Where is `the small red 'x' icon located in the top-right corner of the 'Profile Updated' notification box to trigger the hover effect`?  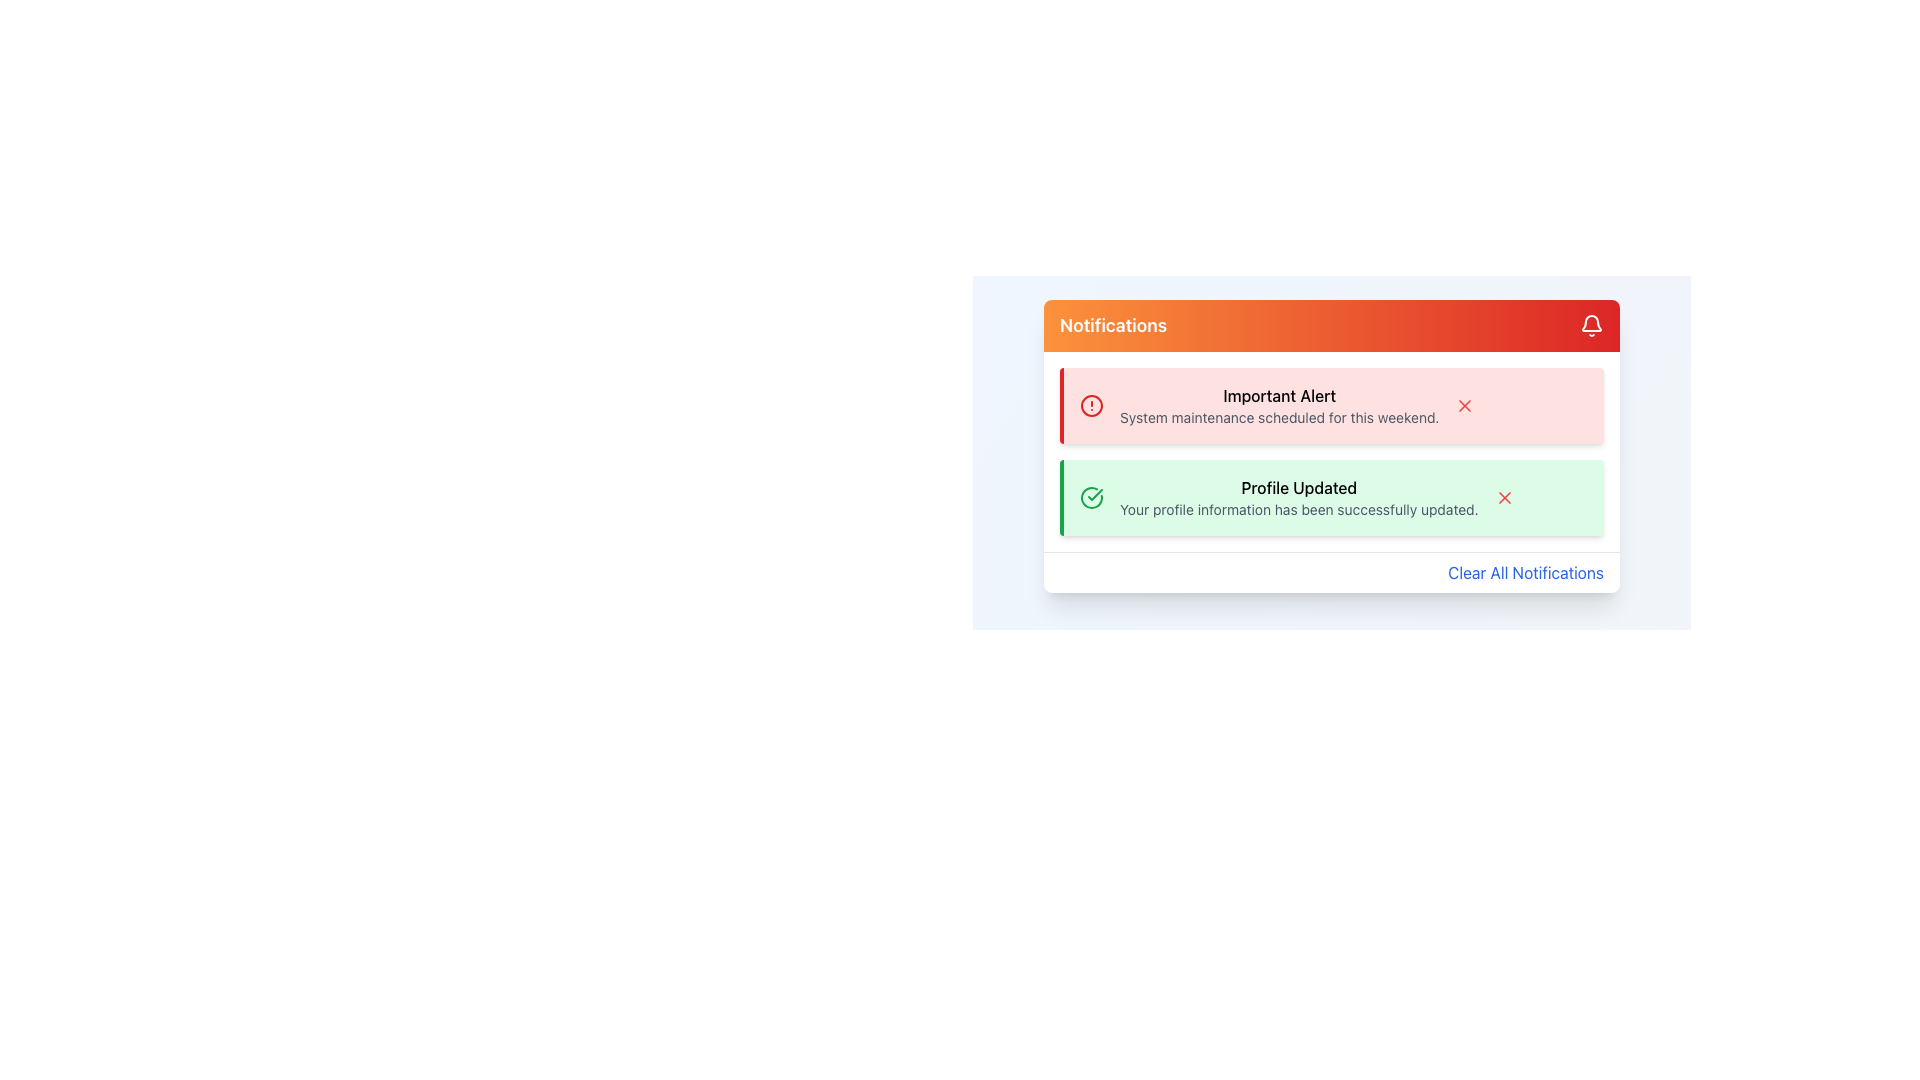
the small red 'x' icon located in the top-right corner of the 'Profile Updated' notification box to trigger the hover effect is located at coordinates (1504, 496).